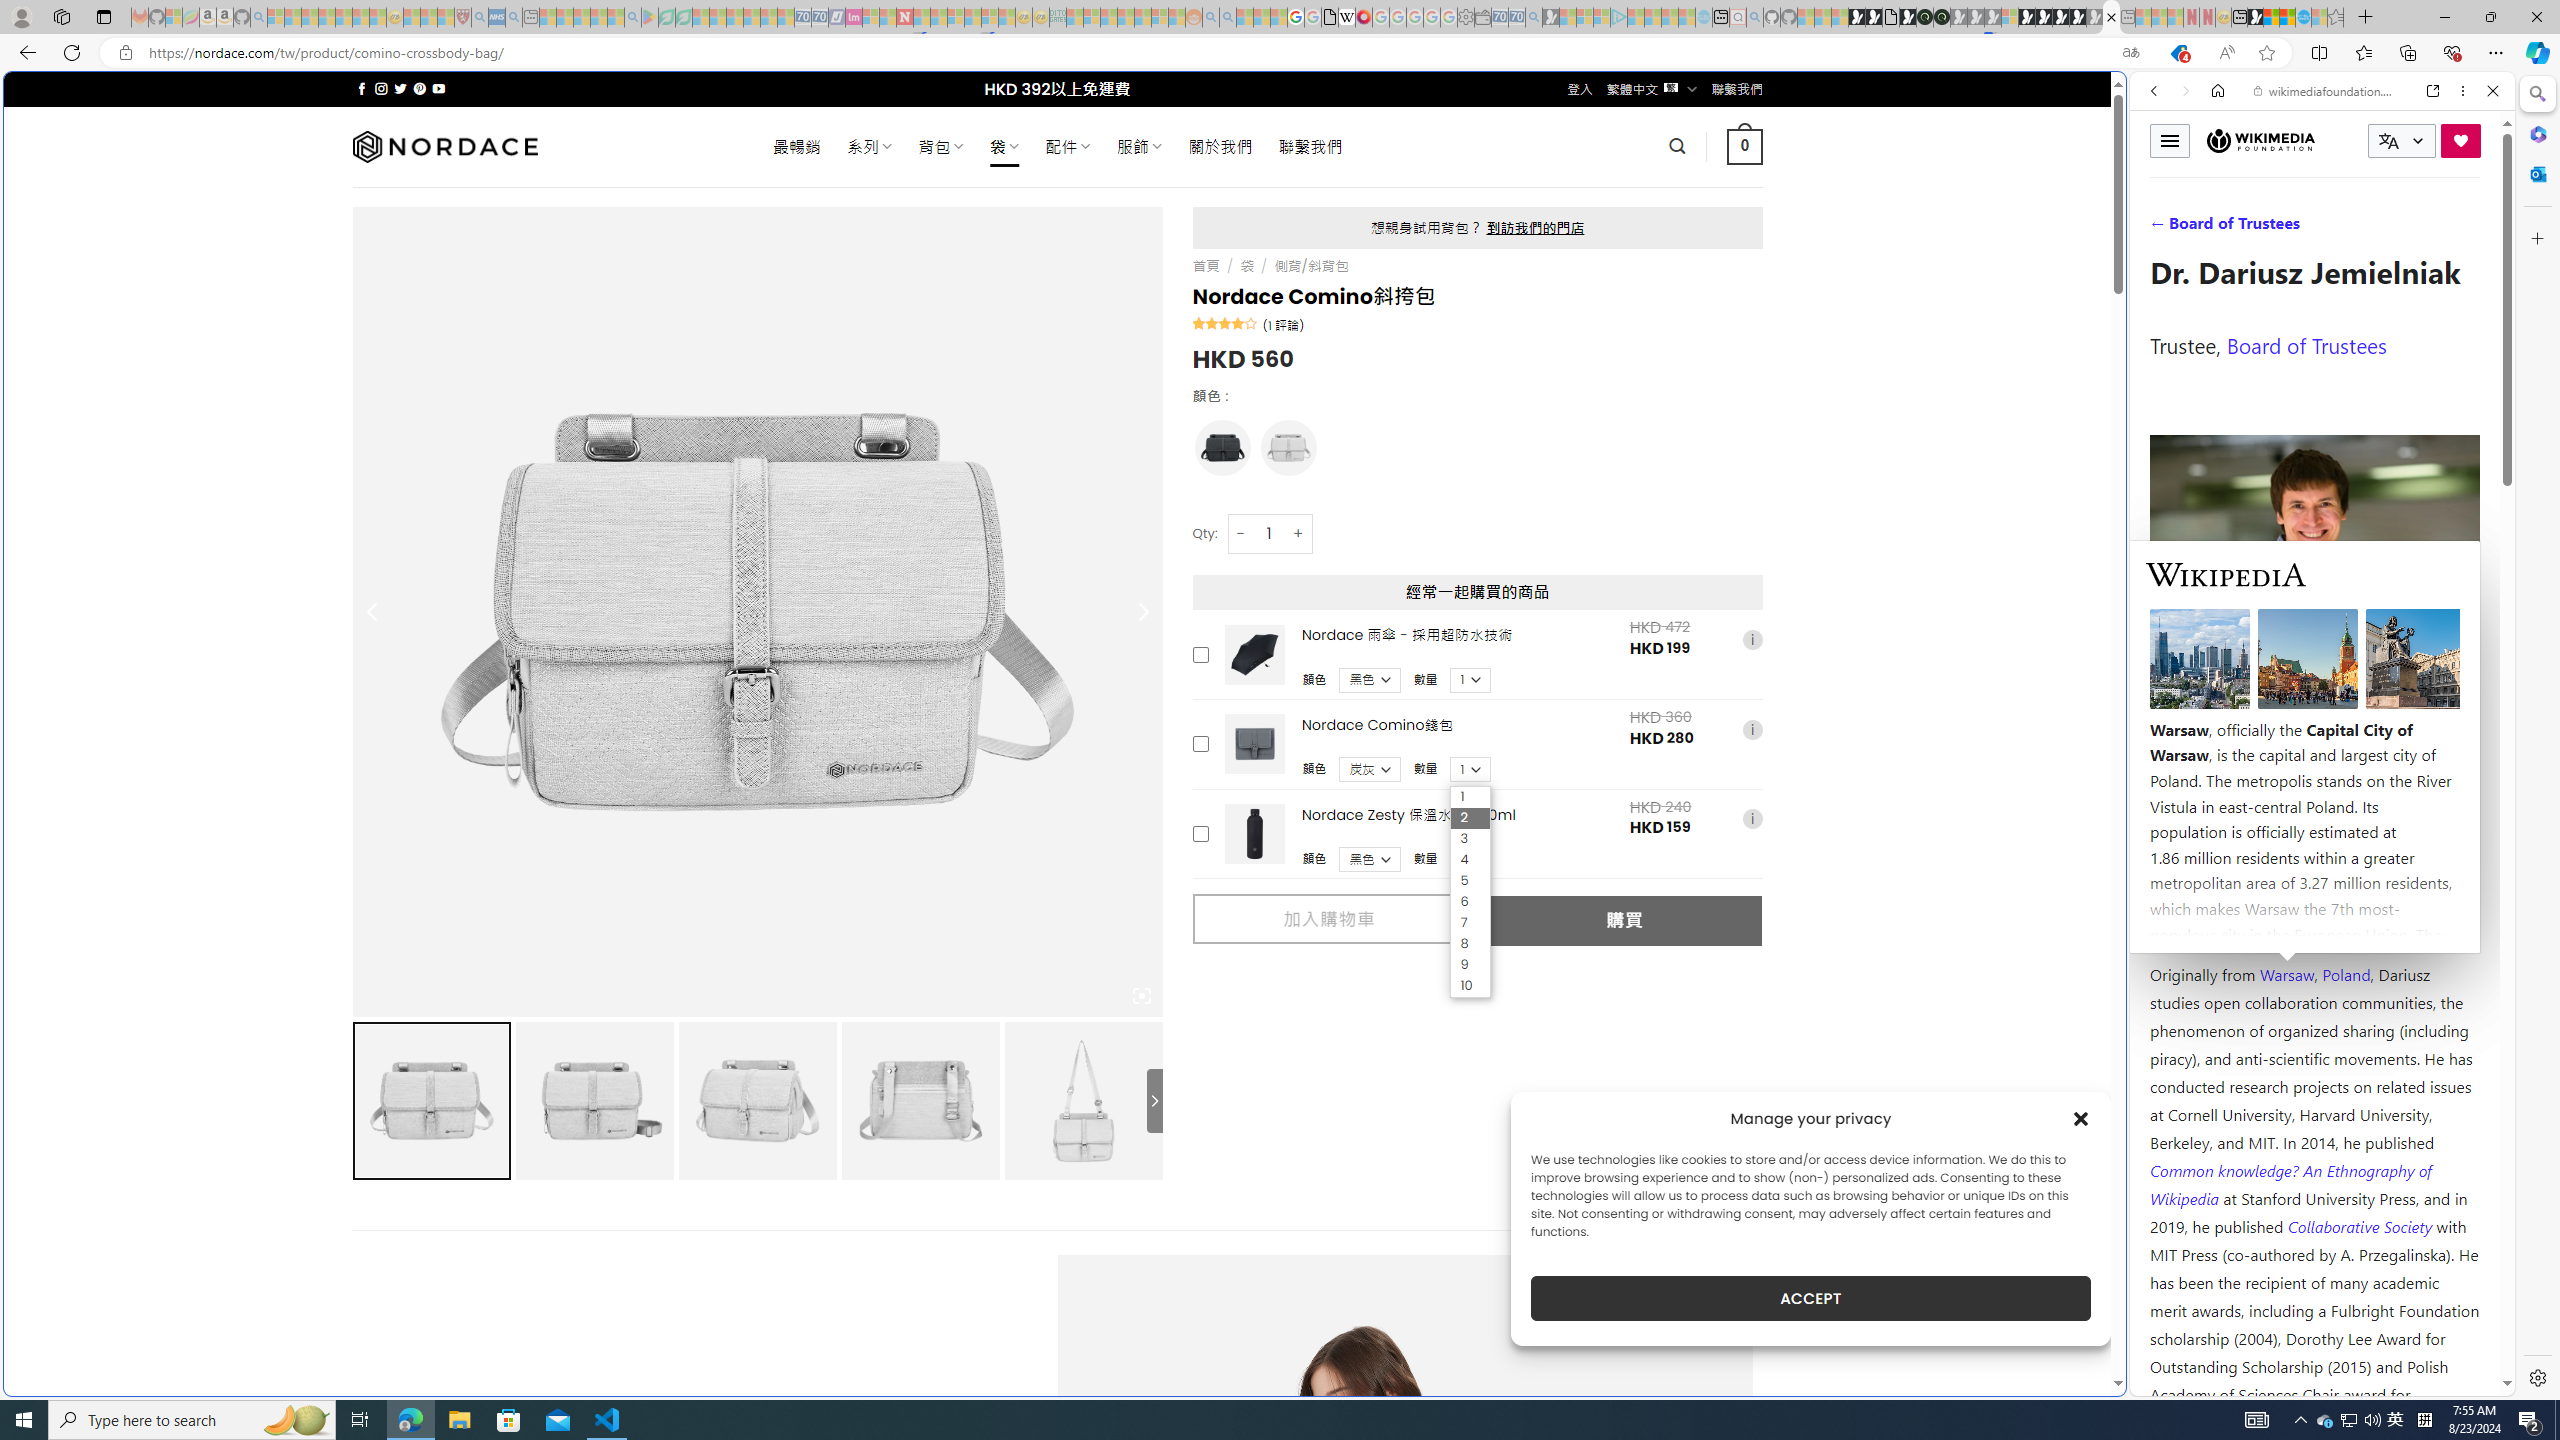 Image resolution: width=2560 pixels, height=1440 pixels. I want to click on 'Profile on Meta-Wiki', so click(2239, 712).